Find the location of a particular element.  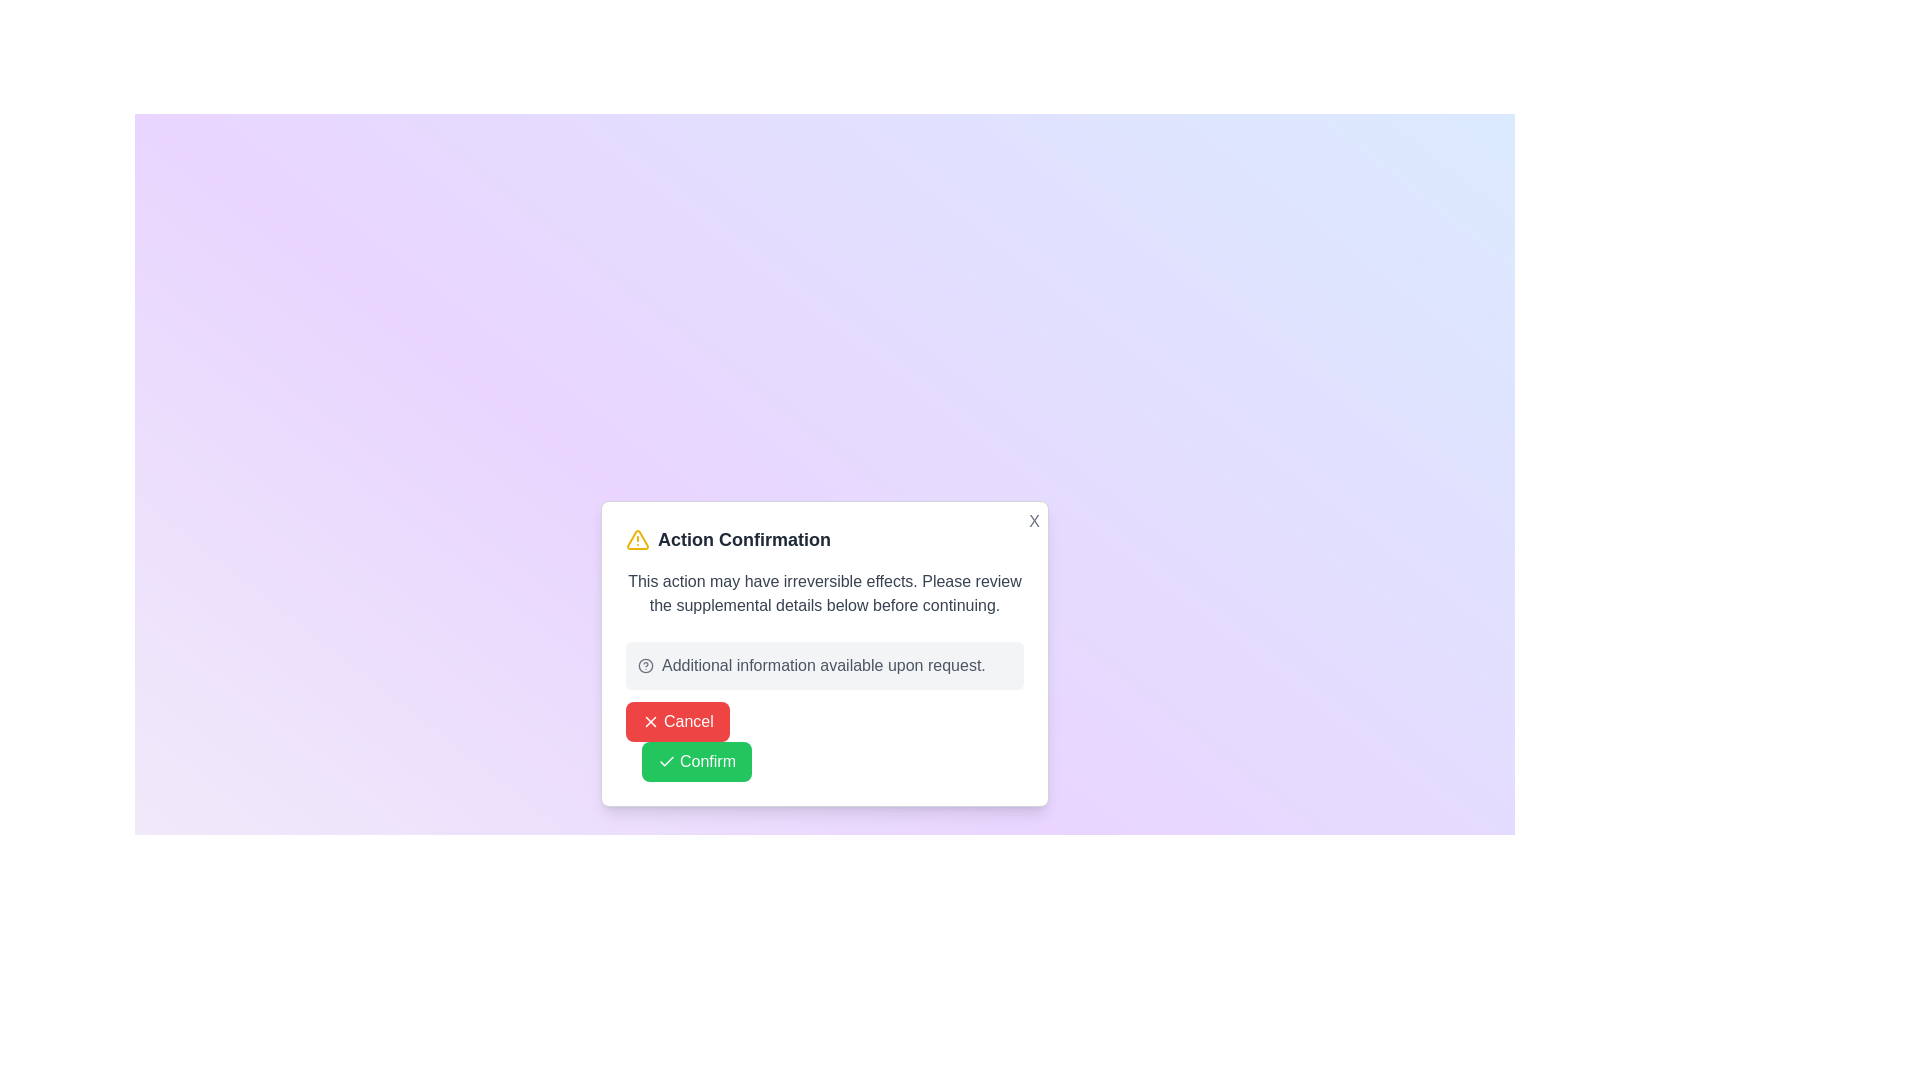

the small red icon resembling a cross ('X') within the 'Cancel' button in the confirmation dialog box is located at coordinates (651, 721).